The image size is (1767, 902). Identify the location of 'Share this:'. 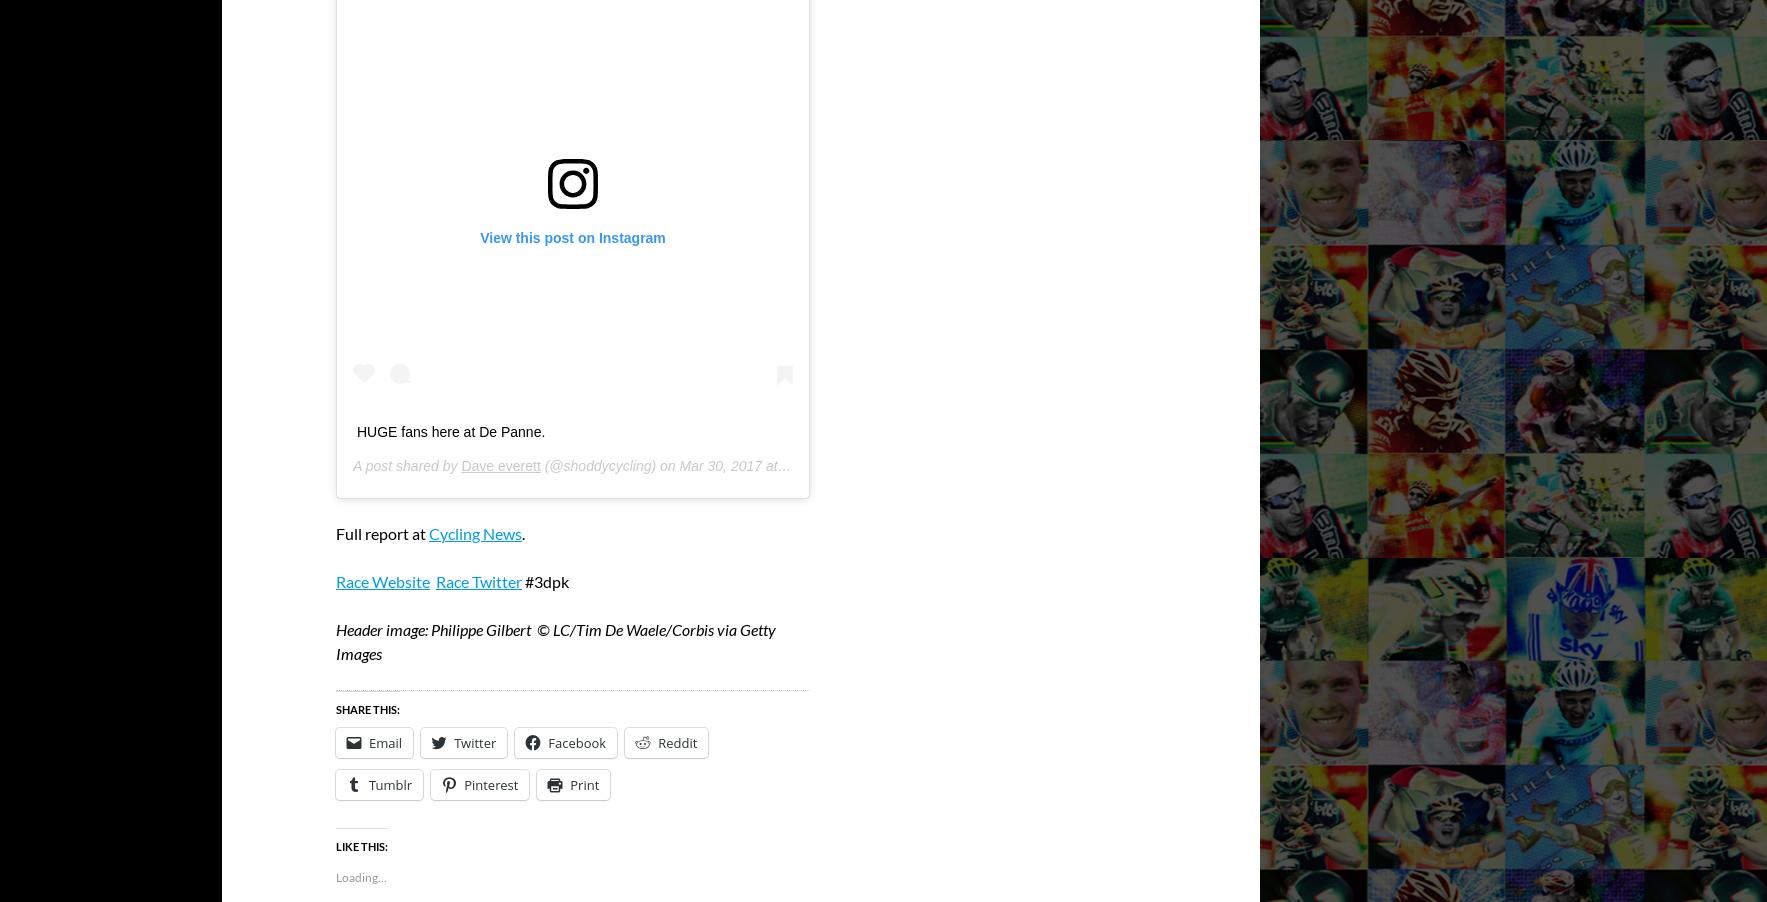
(368, 709).